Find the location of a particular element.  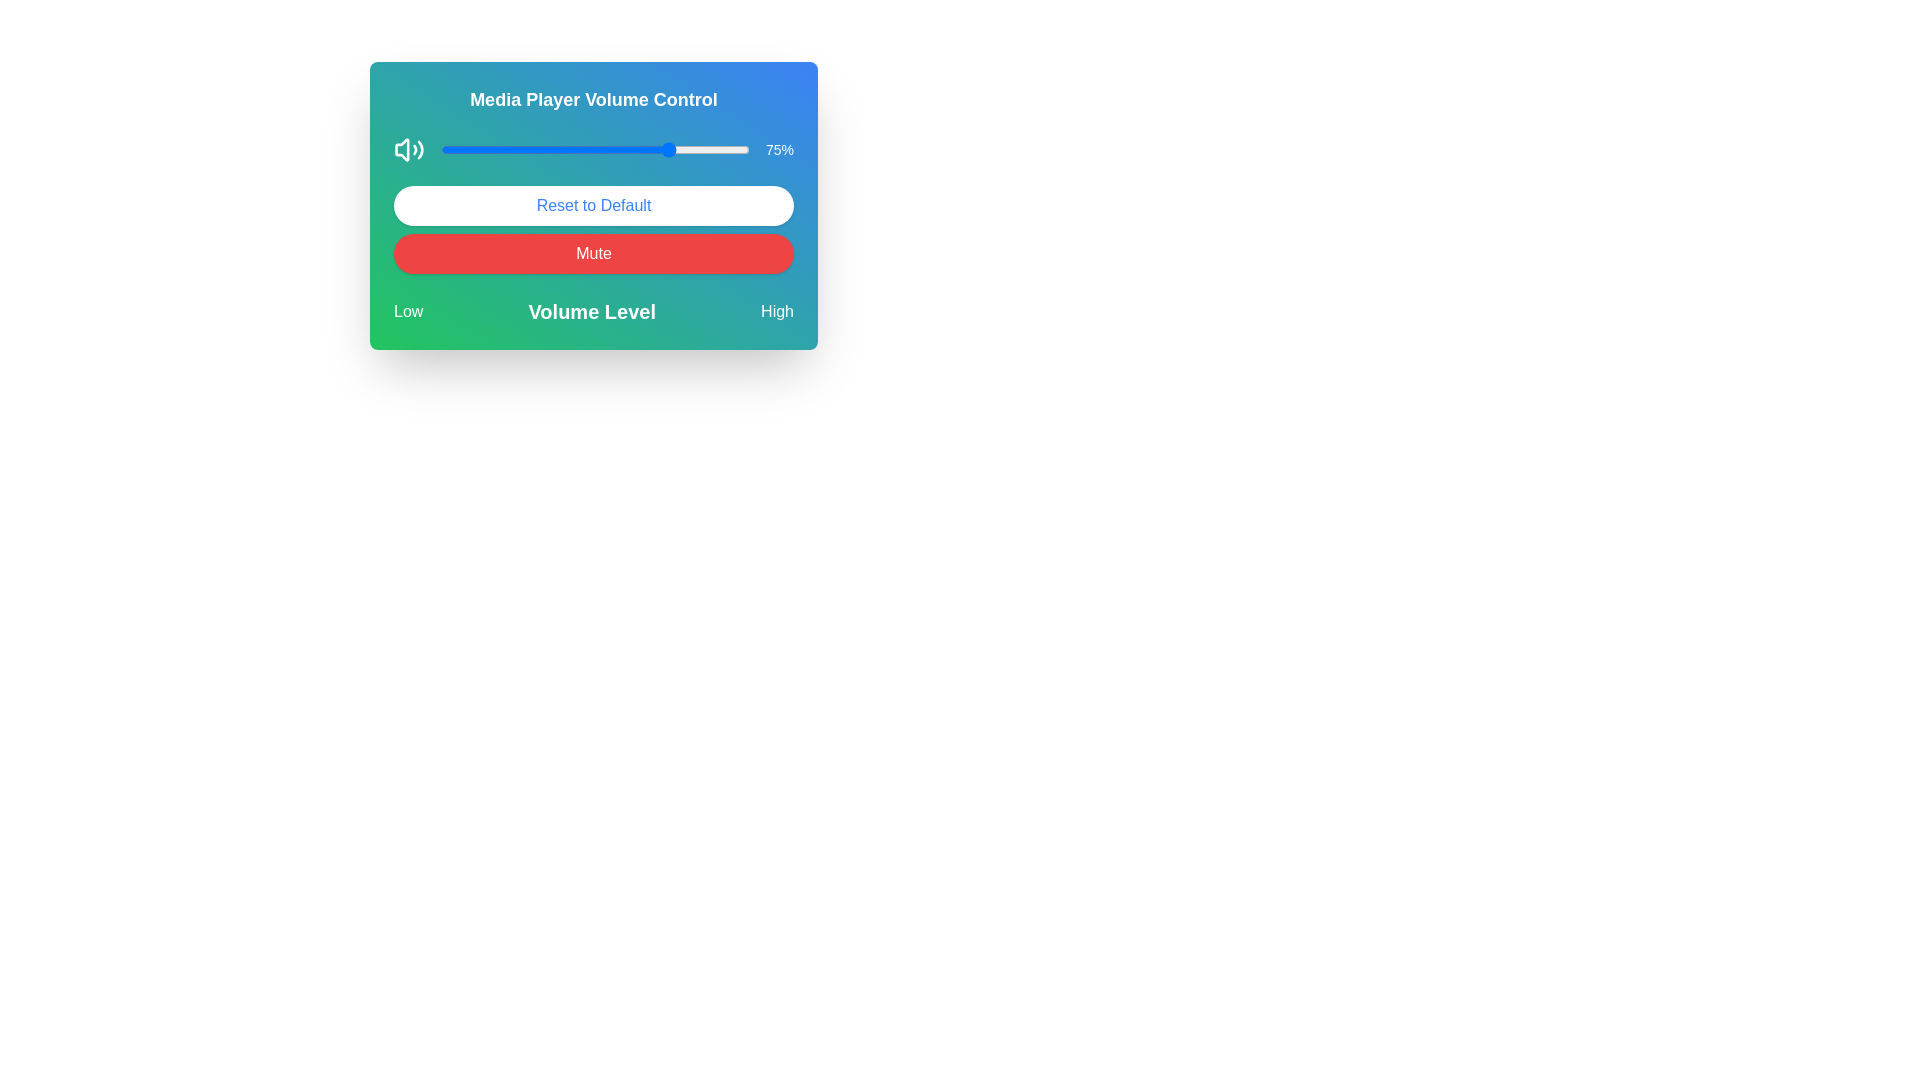

the 'Volume Level' text label in the Media Player Volume Control, which indicates the volume range from 'Low' to 'High' is located at coordinates (593, 312).